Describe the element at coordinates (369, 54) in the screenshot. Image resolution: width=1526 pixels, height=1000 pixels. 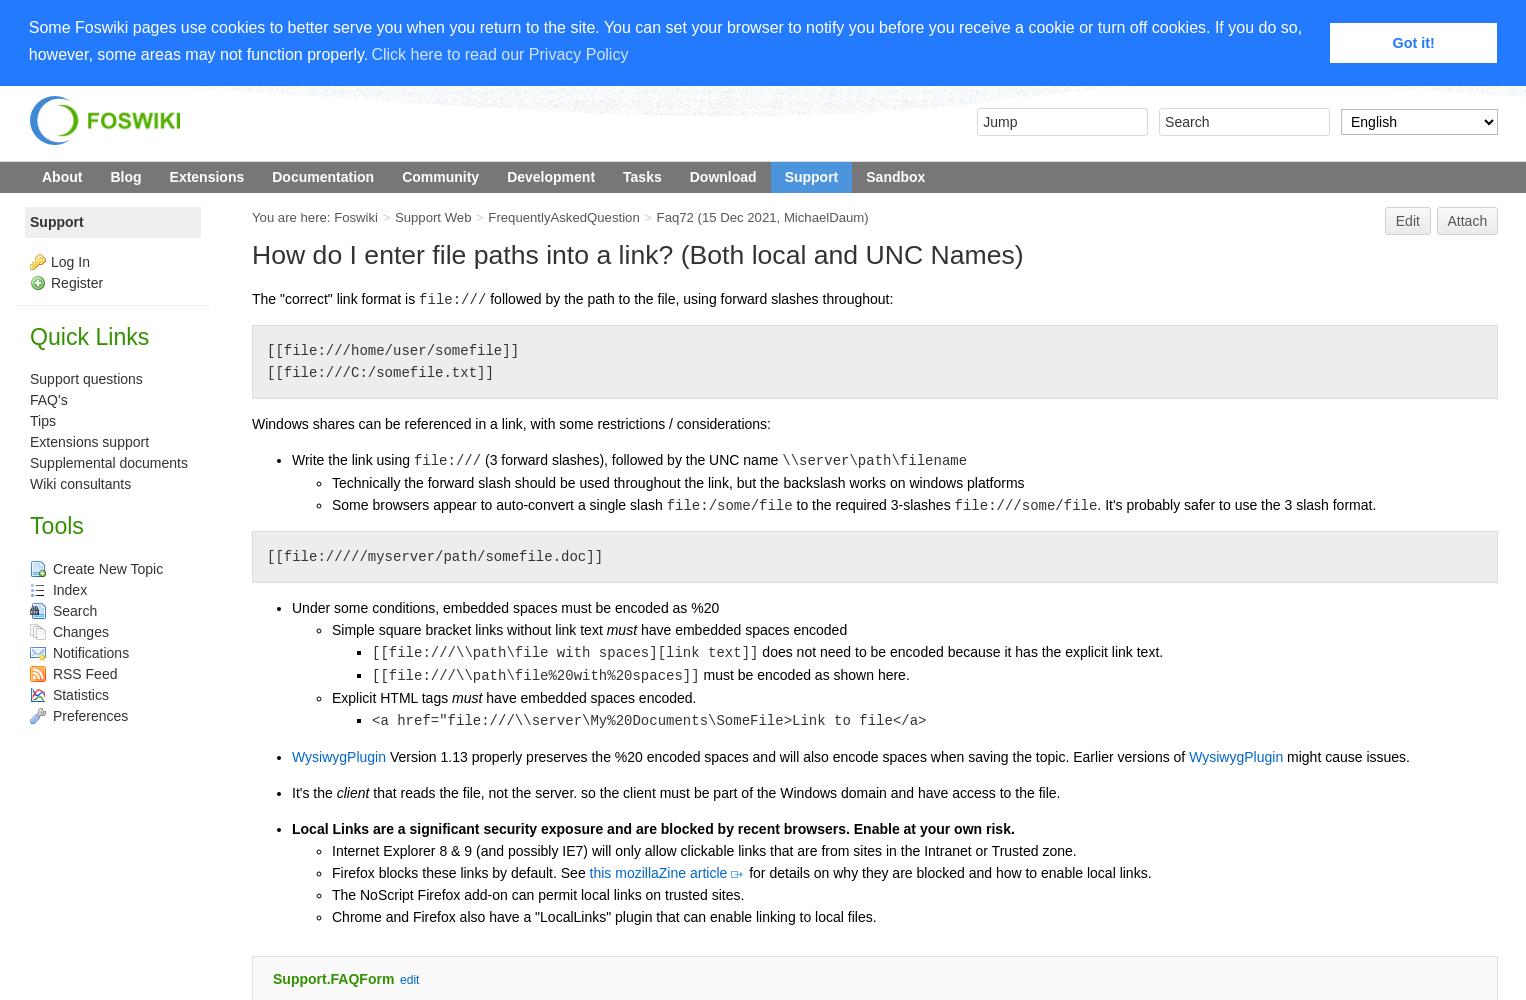
I see `'Click here to read our Privacy Policy'` at that location.